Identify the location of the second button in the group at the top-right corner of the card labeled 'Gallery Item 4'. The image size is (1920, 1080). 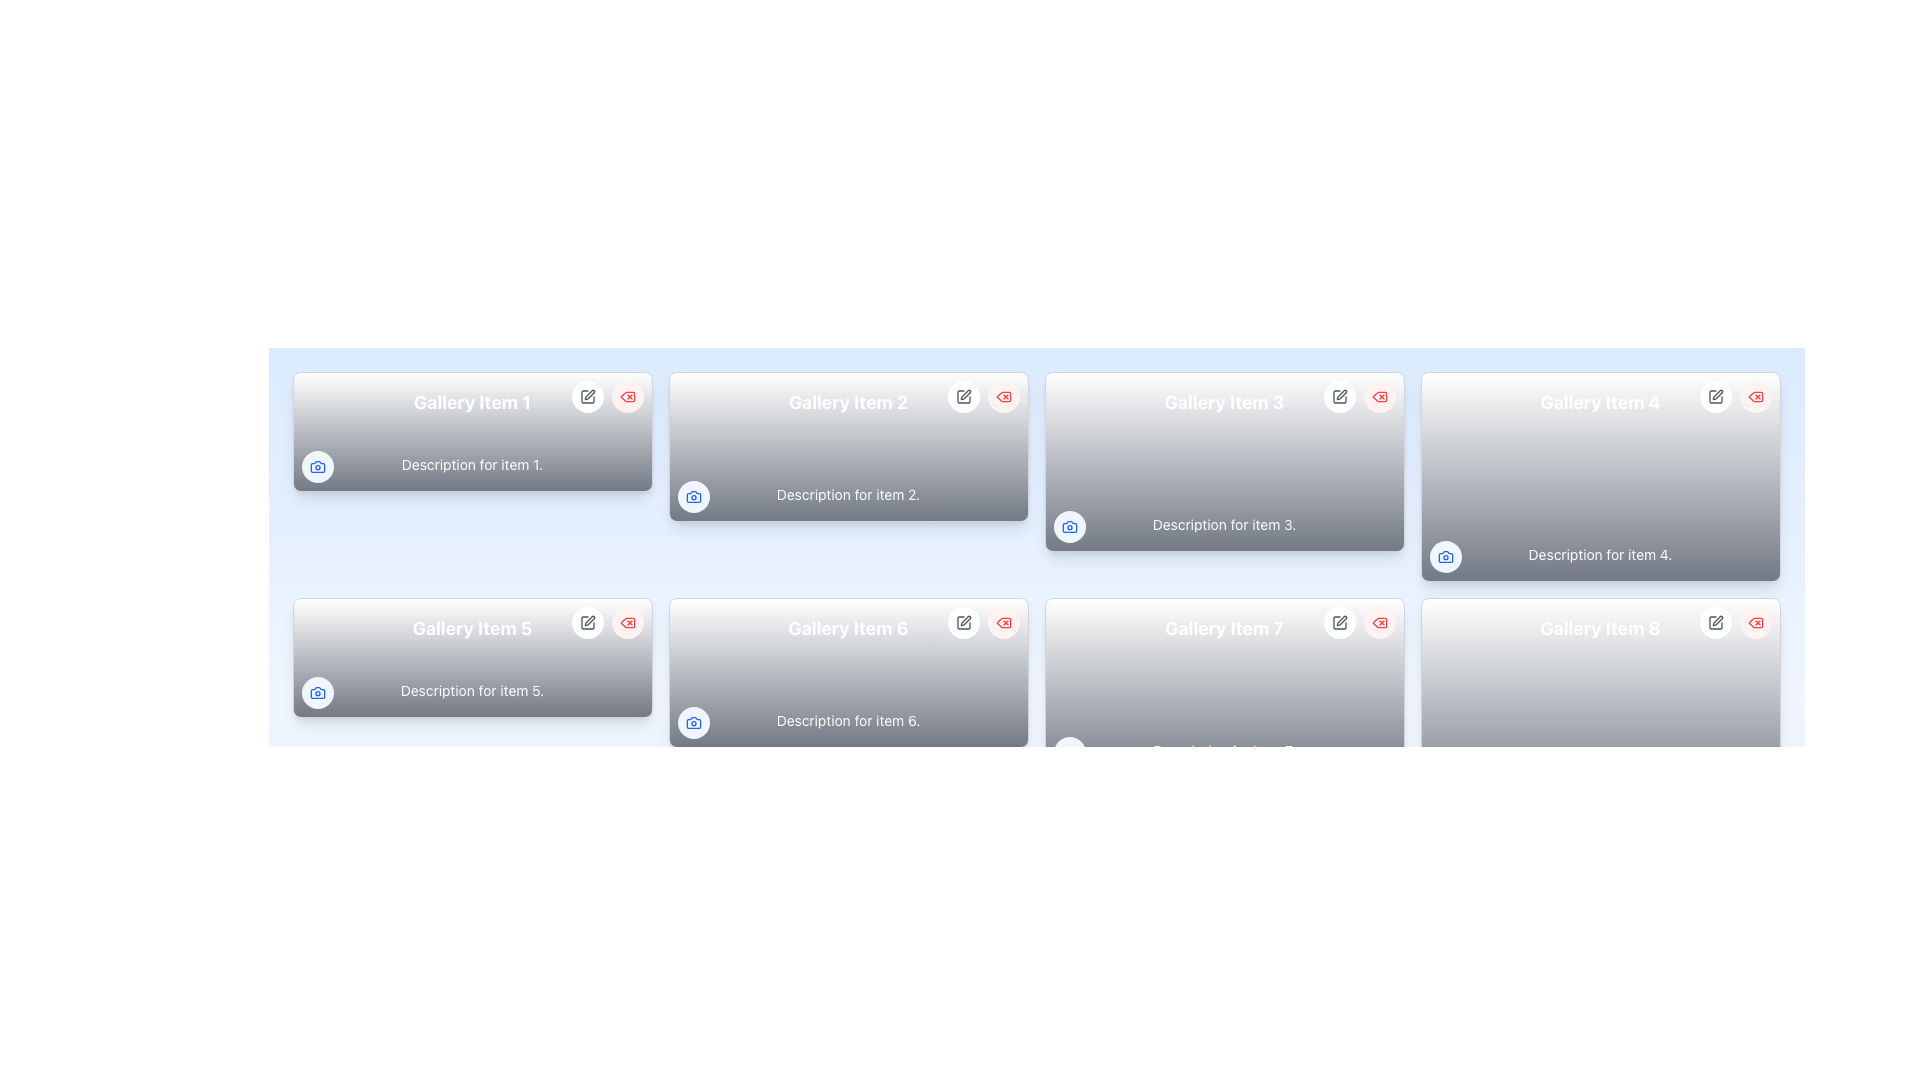
(1754, 397).